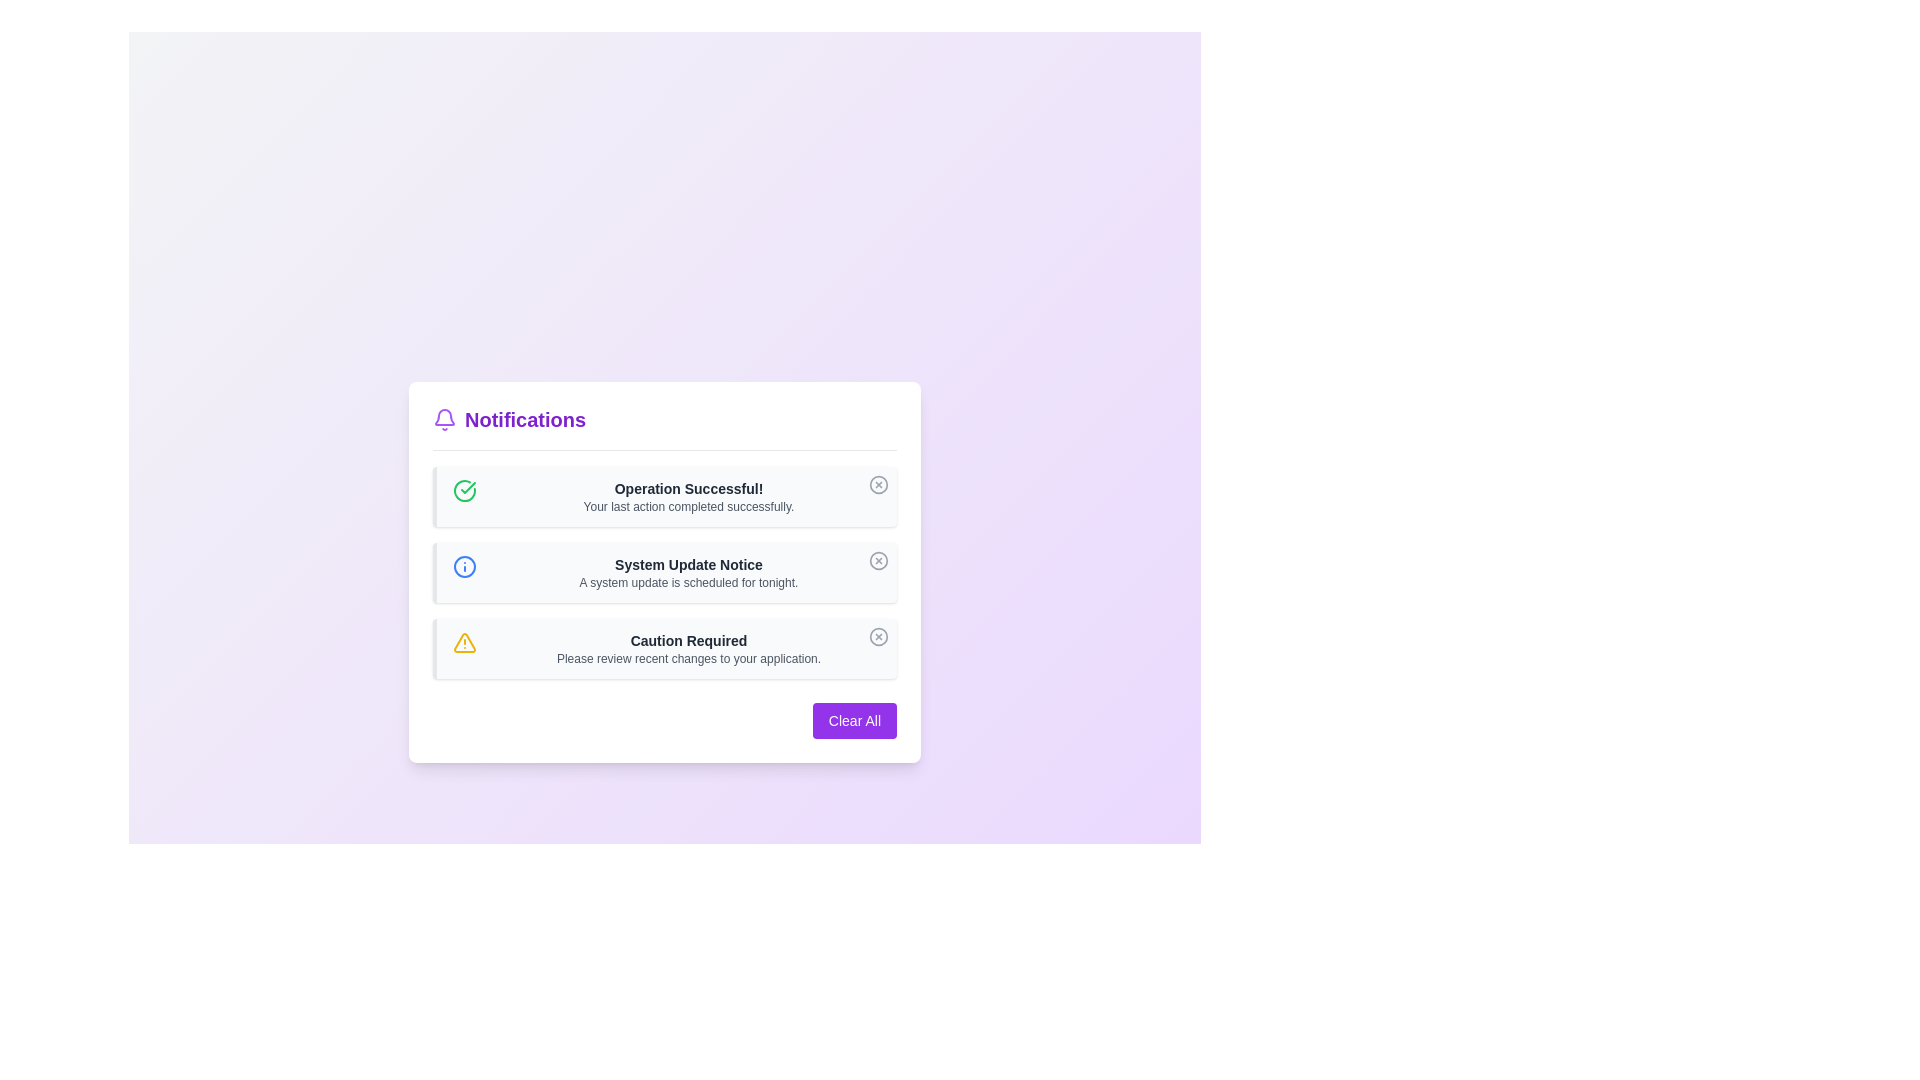 This screenshot has width=1920, height=1080. I want to click on the Notification Item that contains the text 'Caution Required' styled in bold, which appears as a warning notification with a yellow icon and light gray background, so click(689, 648).